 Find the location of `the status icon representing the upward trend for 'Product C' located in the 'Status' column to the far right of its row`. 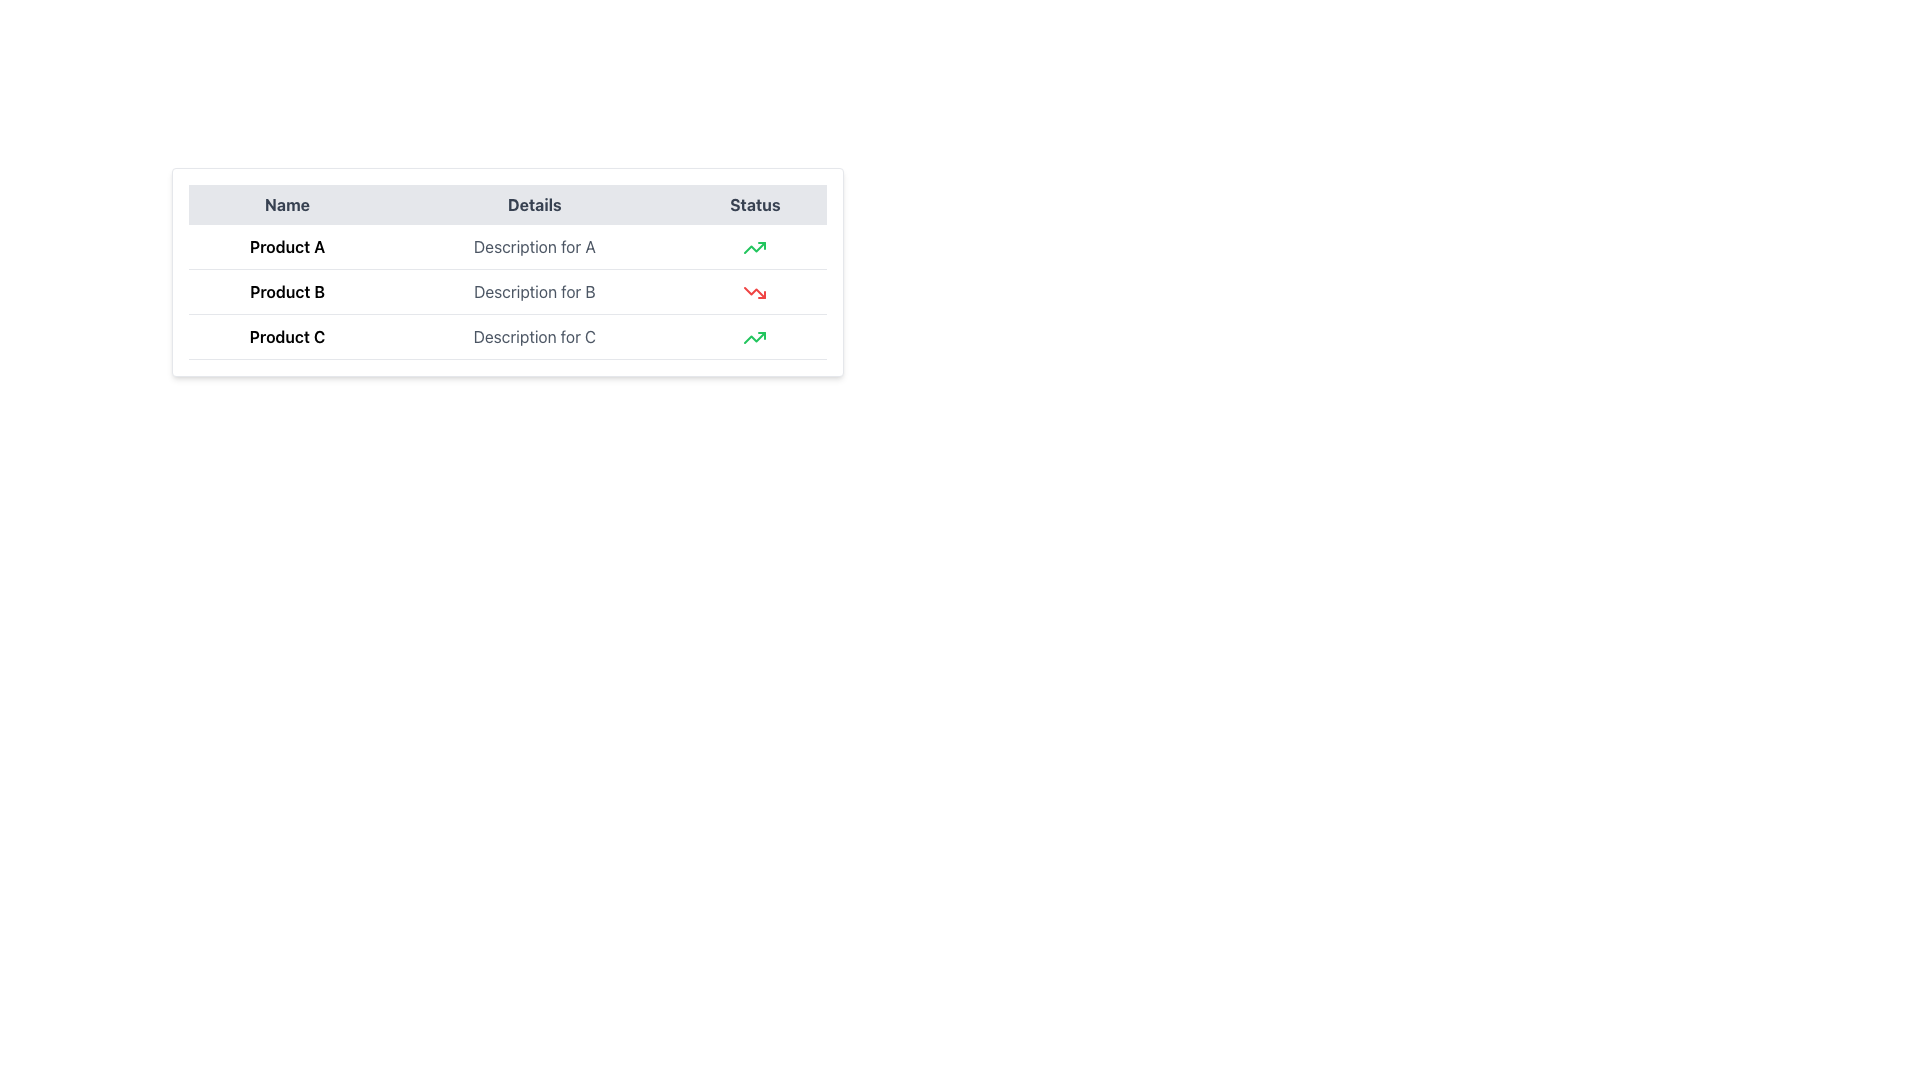

the status icon representing the upward trend for 'Product C' located in the 'Status' column to the far right of its row is located at coordinates (754, 335).